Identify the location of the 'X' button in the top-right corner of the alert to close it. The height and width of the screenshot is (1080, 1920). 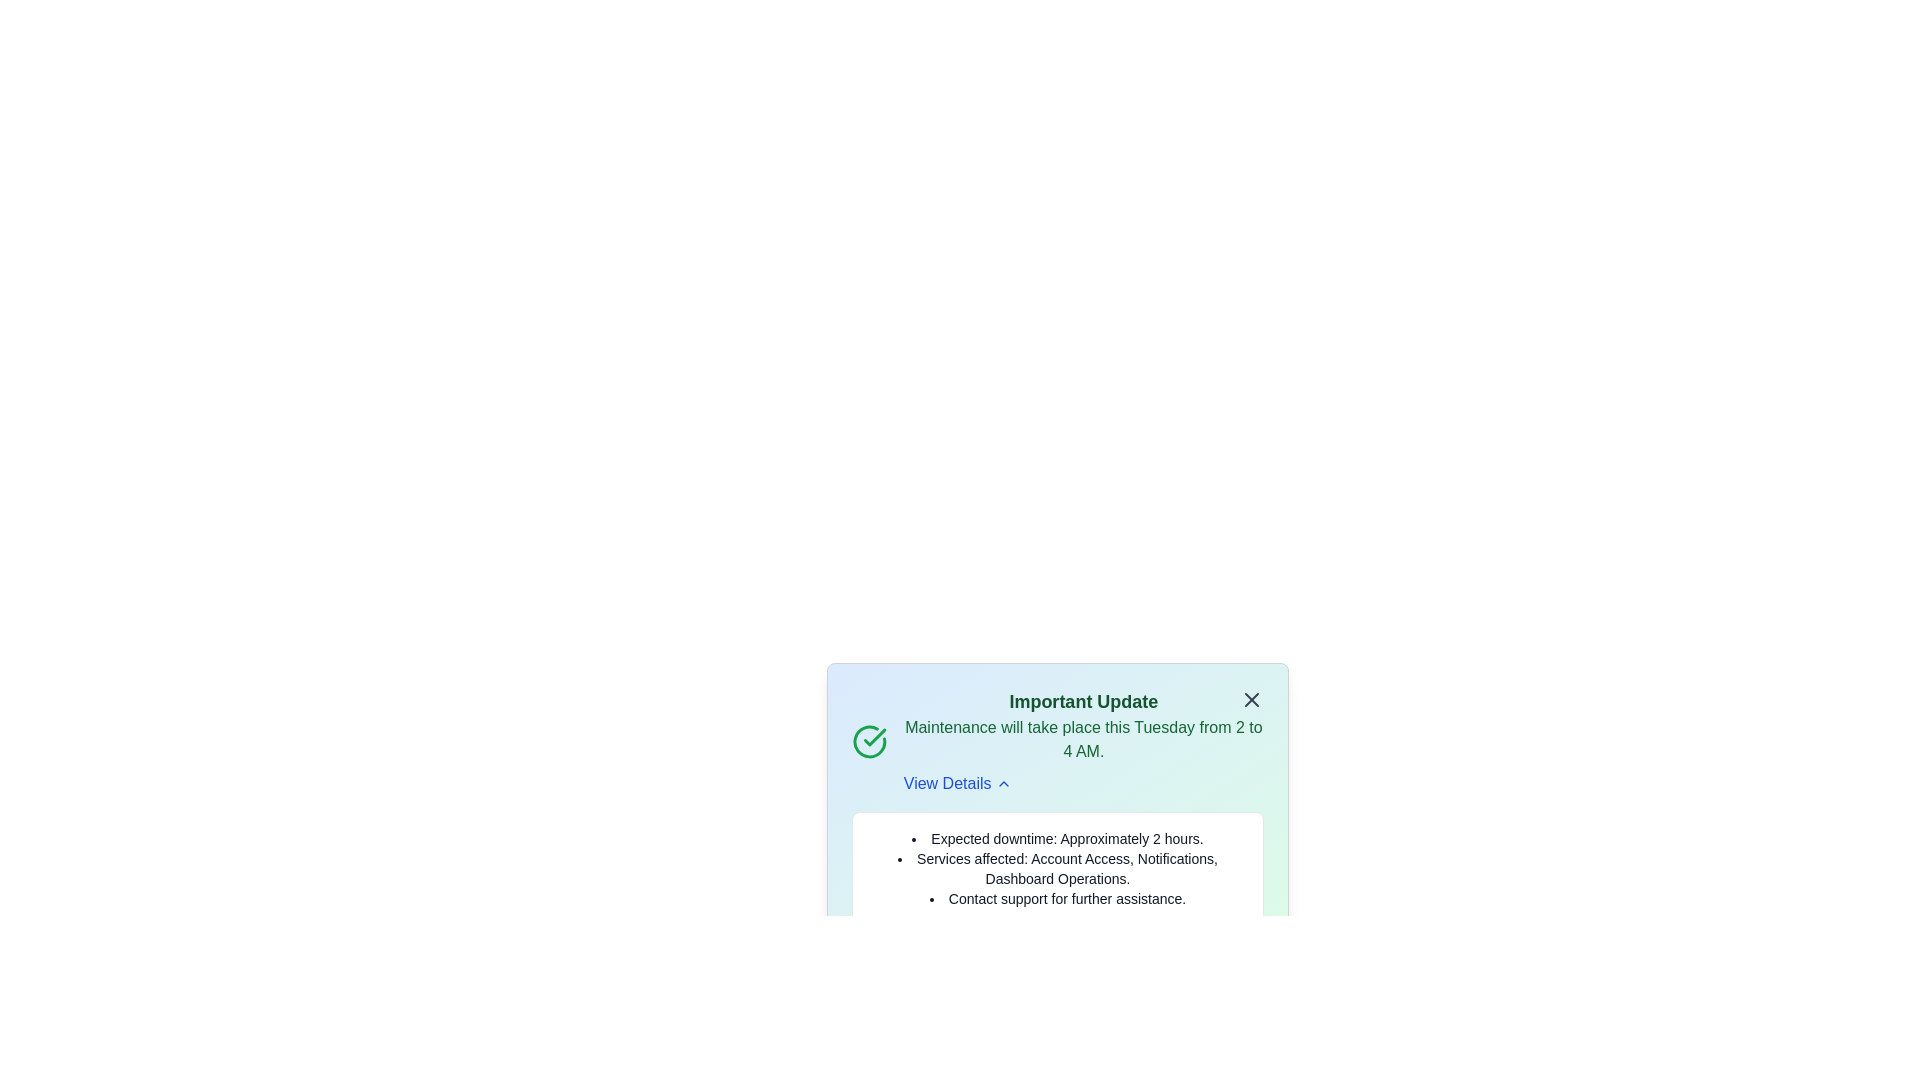
(1251, 698).